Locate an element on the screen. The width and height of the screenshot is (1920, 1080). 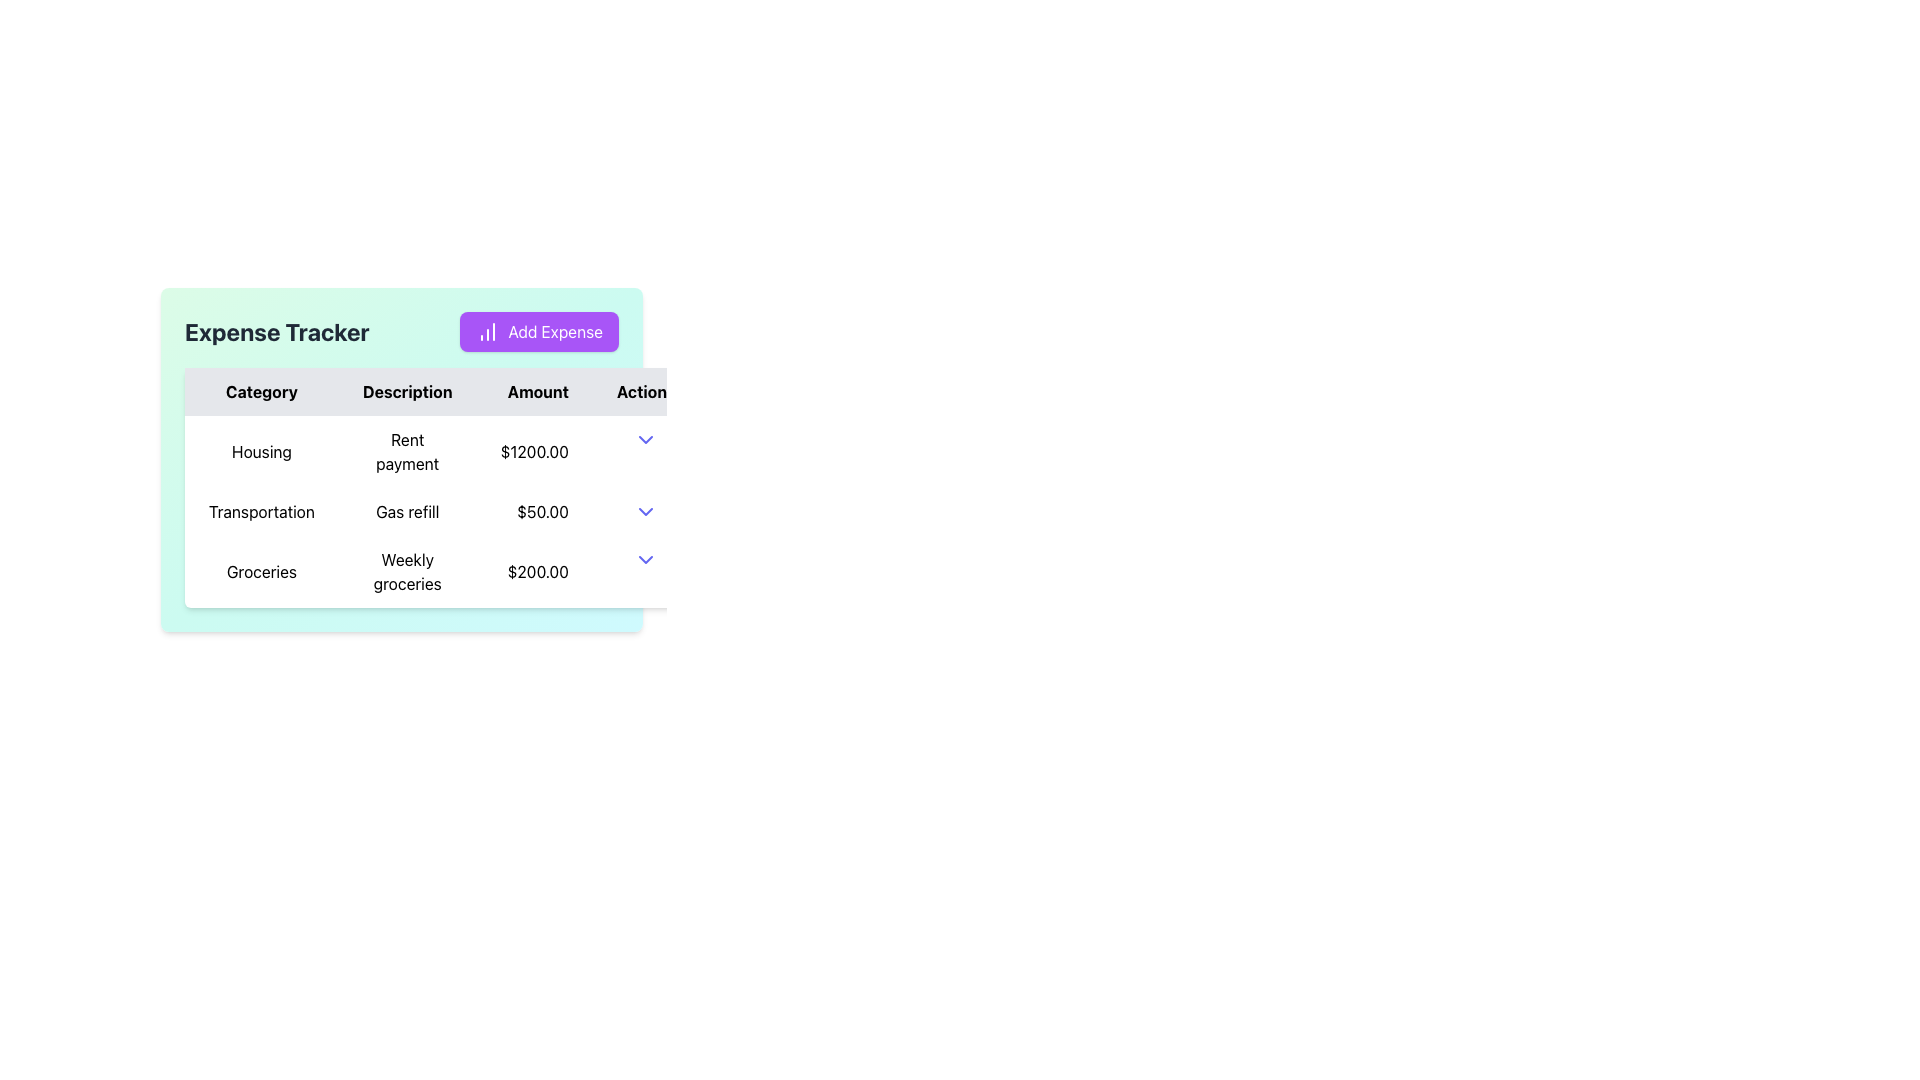
the 'Add Expense' button with a purple background and white text, which includes a bar chart icon is located at coordinates (539, 330).